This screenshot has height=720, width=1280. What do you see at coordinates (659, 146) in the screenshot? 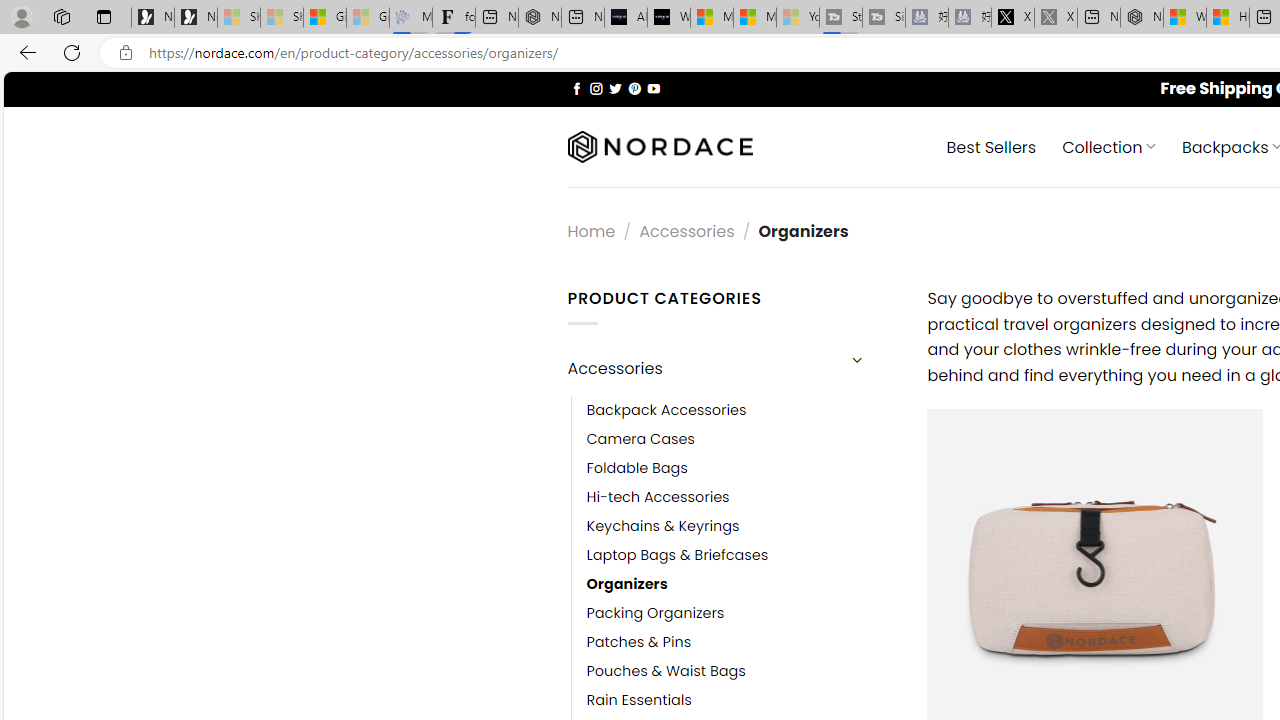
I see `'Nordace'` at bounding box center [659, 146].